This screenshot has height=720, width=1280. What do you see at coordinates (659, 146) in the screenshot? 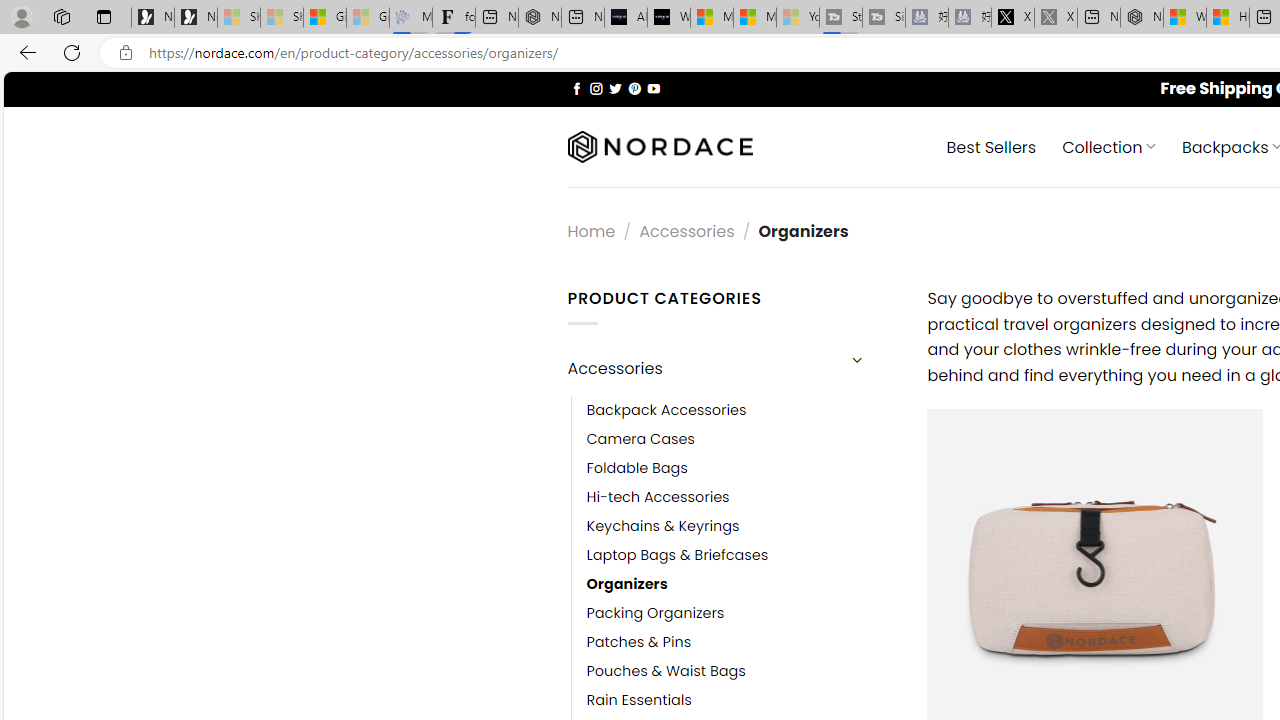
I see `'Nordace'` at bounding box center [659, 146].